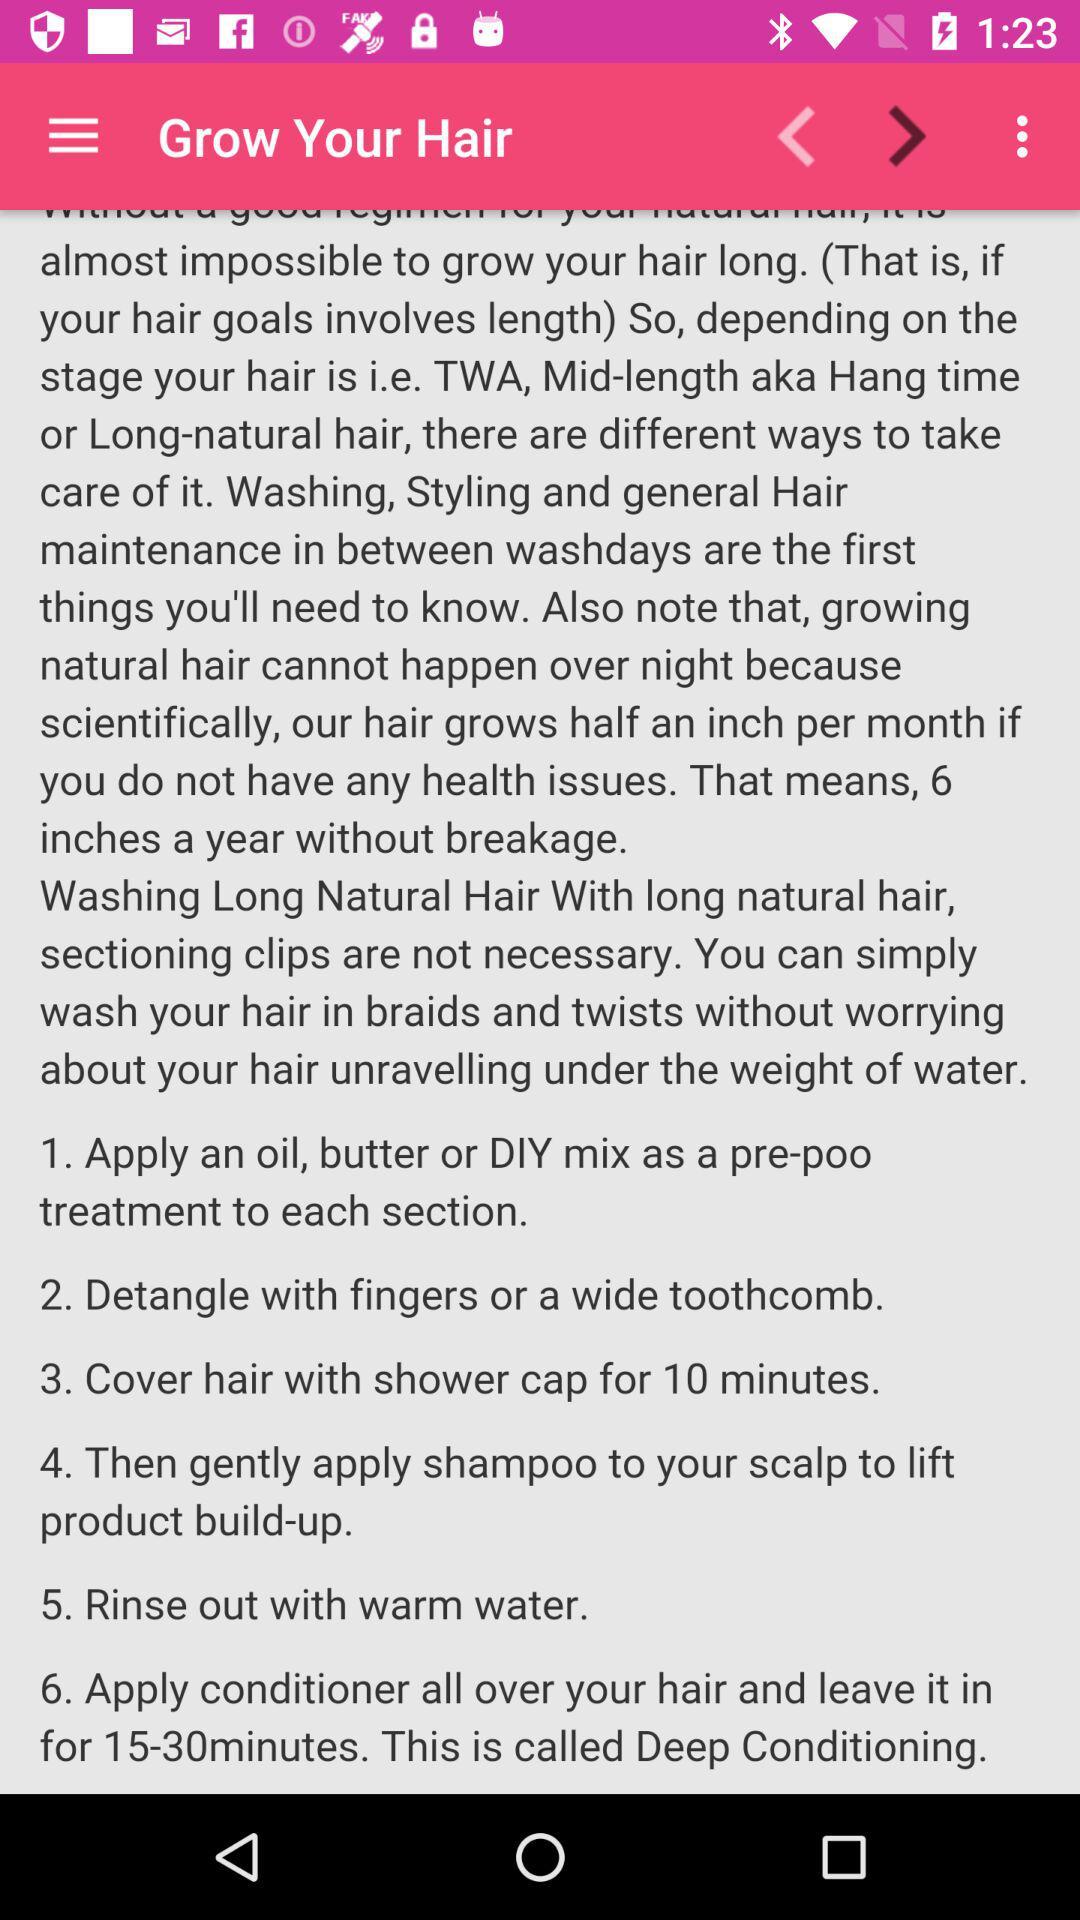 The width and height of the screenshot is (1080, 1920). I want to click on back word, so click(808, 135).